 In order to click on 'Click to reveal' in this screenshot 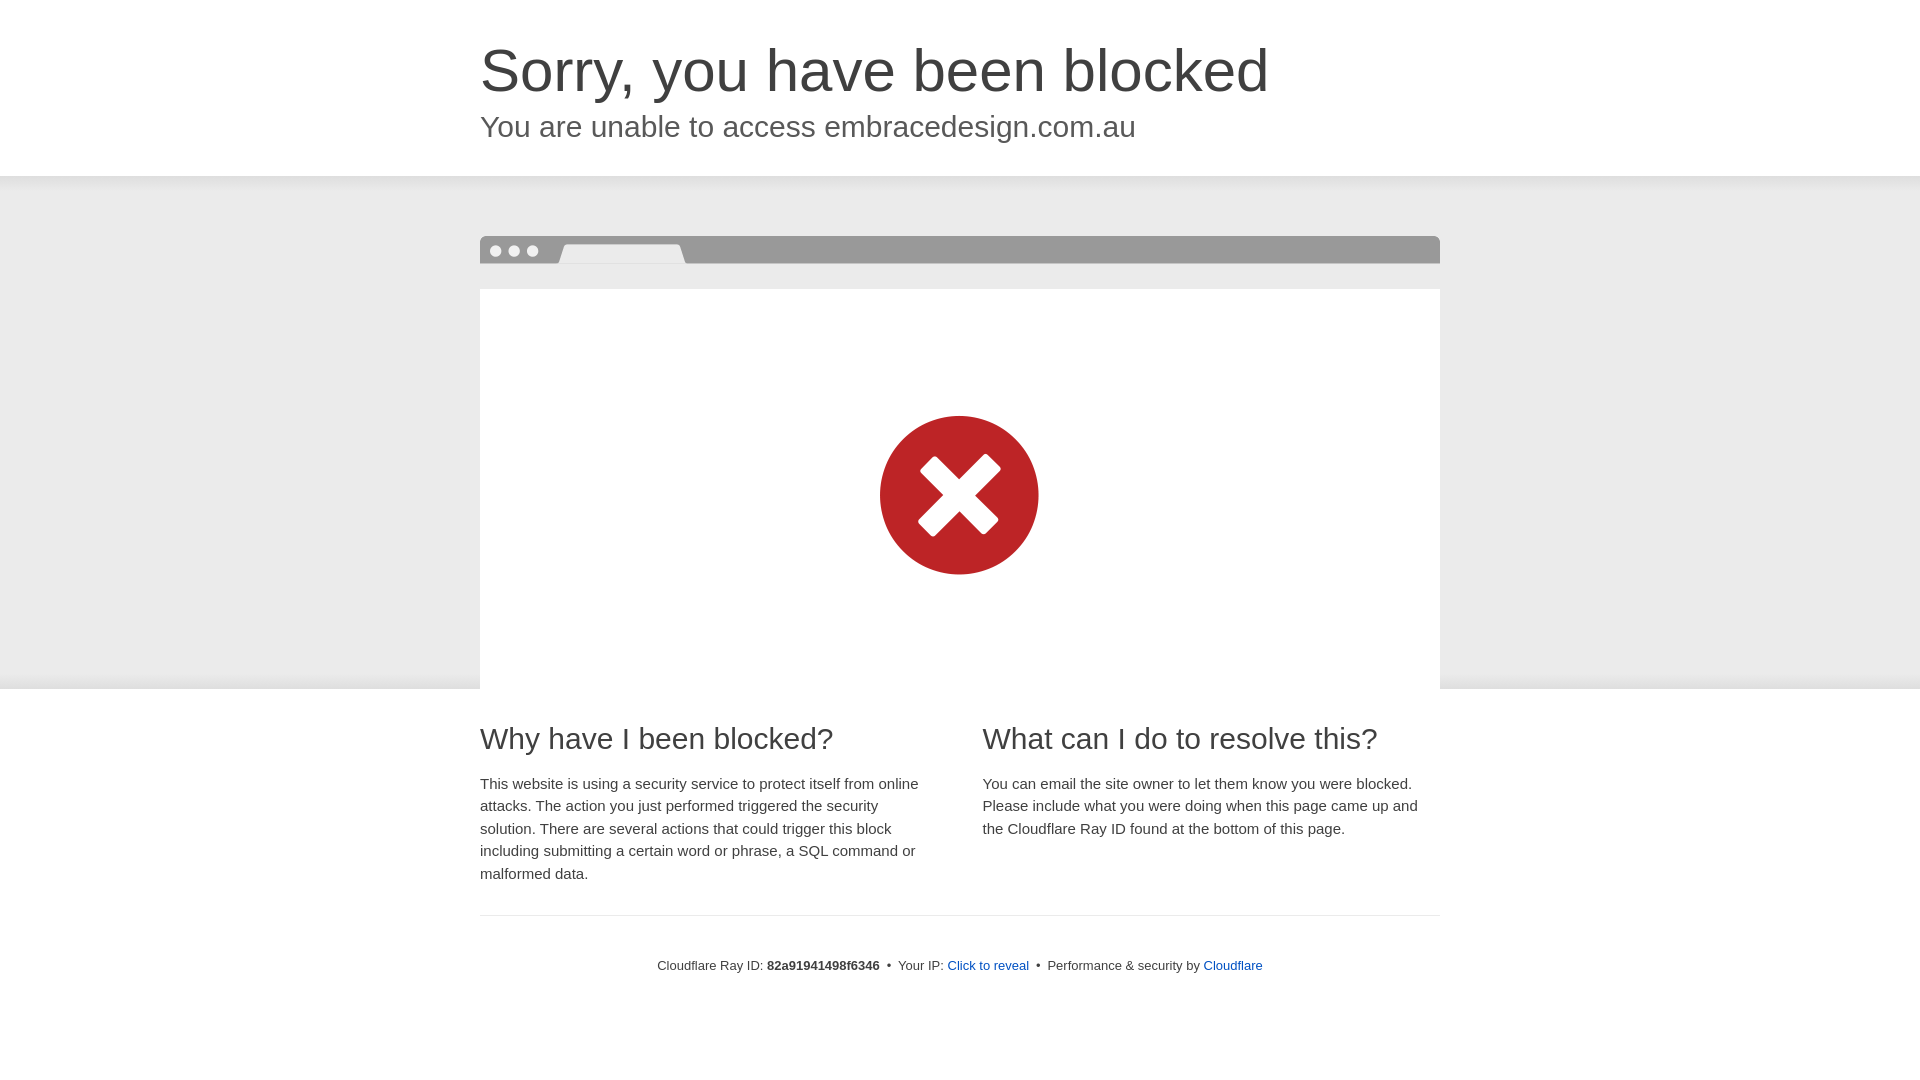, I will do `click(988, 964)`.